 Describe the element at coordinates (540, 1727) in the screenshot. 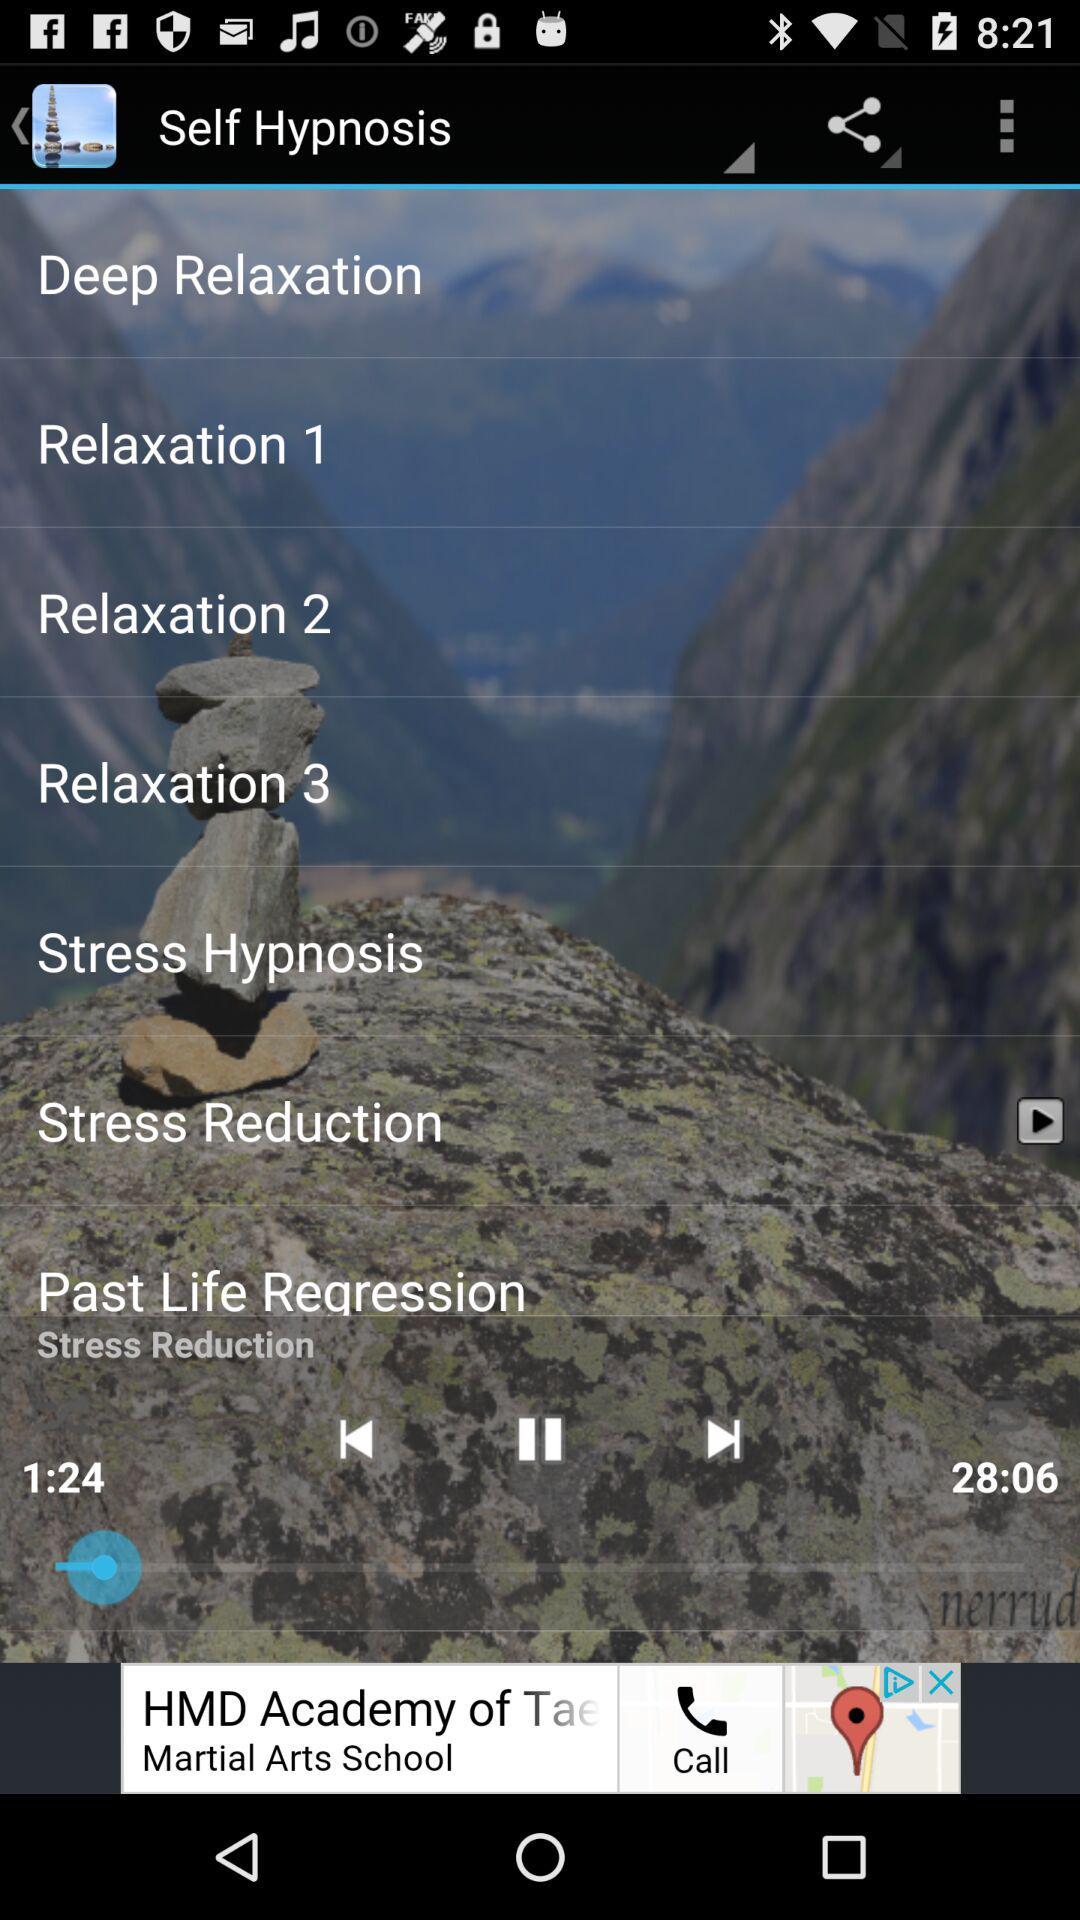

I see `click on advertisement` at that location.